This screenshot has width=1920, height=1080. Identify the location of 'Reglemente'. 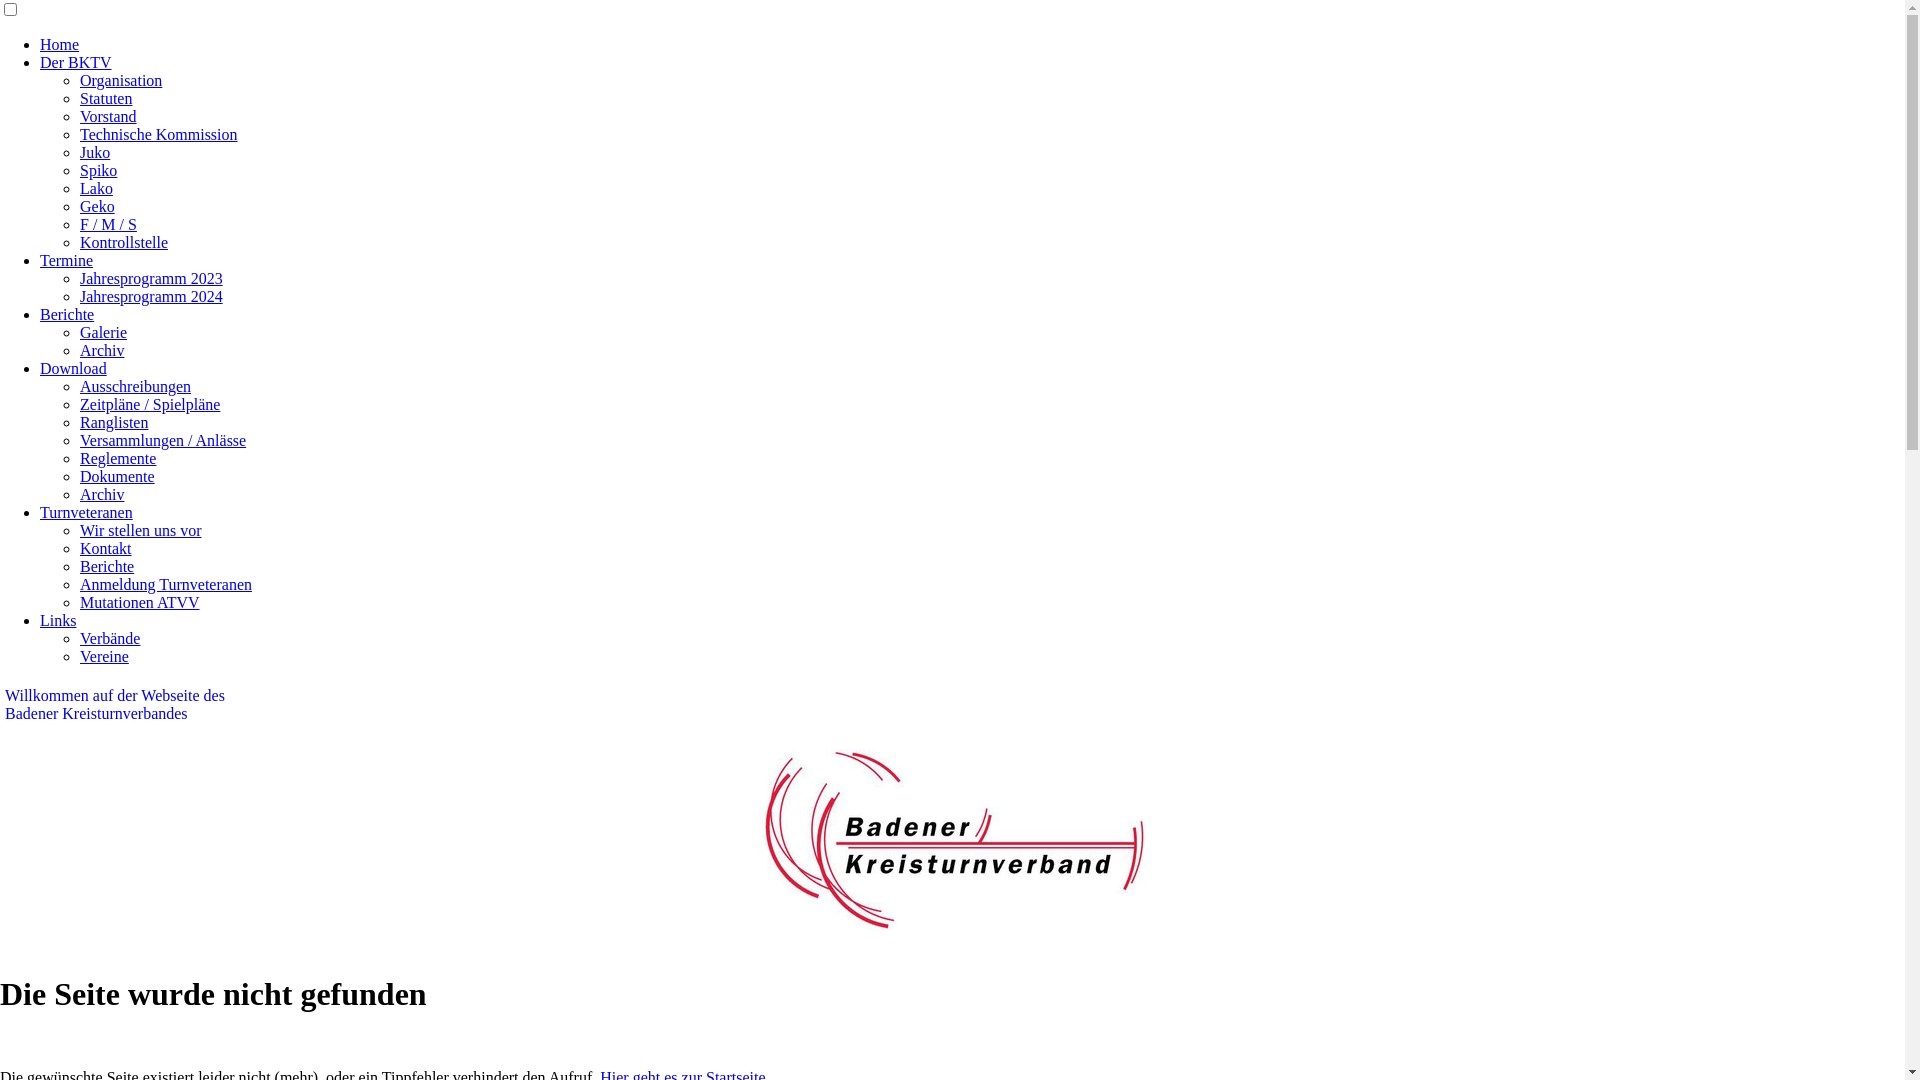
(117, 458).